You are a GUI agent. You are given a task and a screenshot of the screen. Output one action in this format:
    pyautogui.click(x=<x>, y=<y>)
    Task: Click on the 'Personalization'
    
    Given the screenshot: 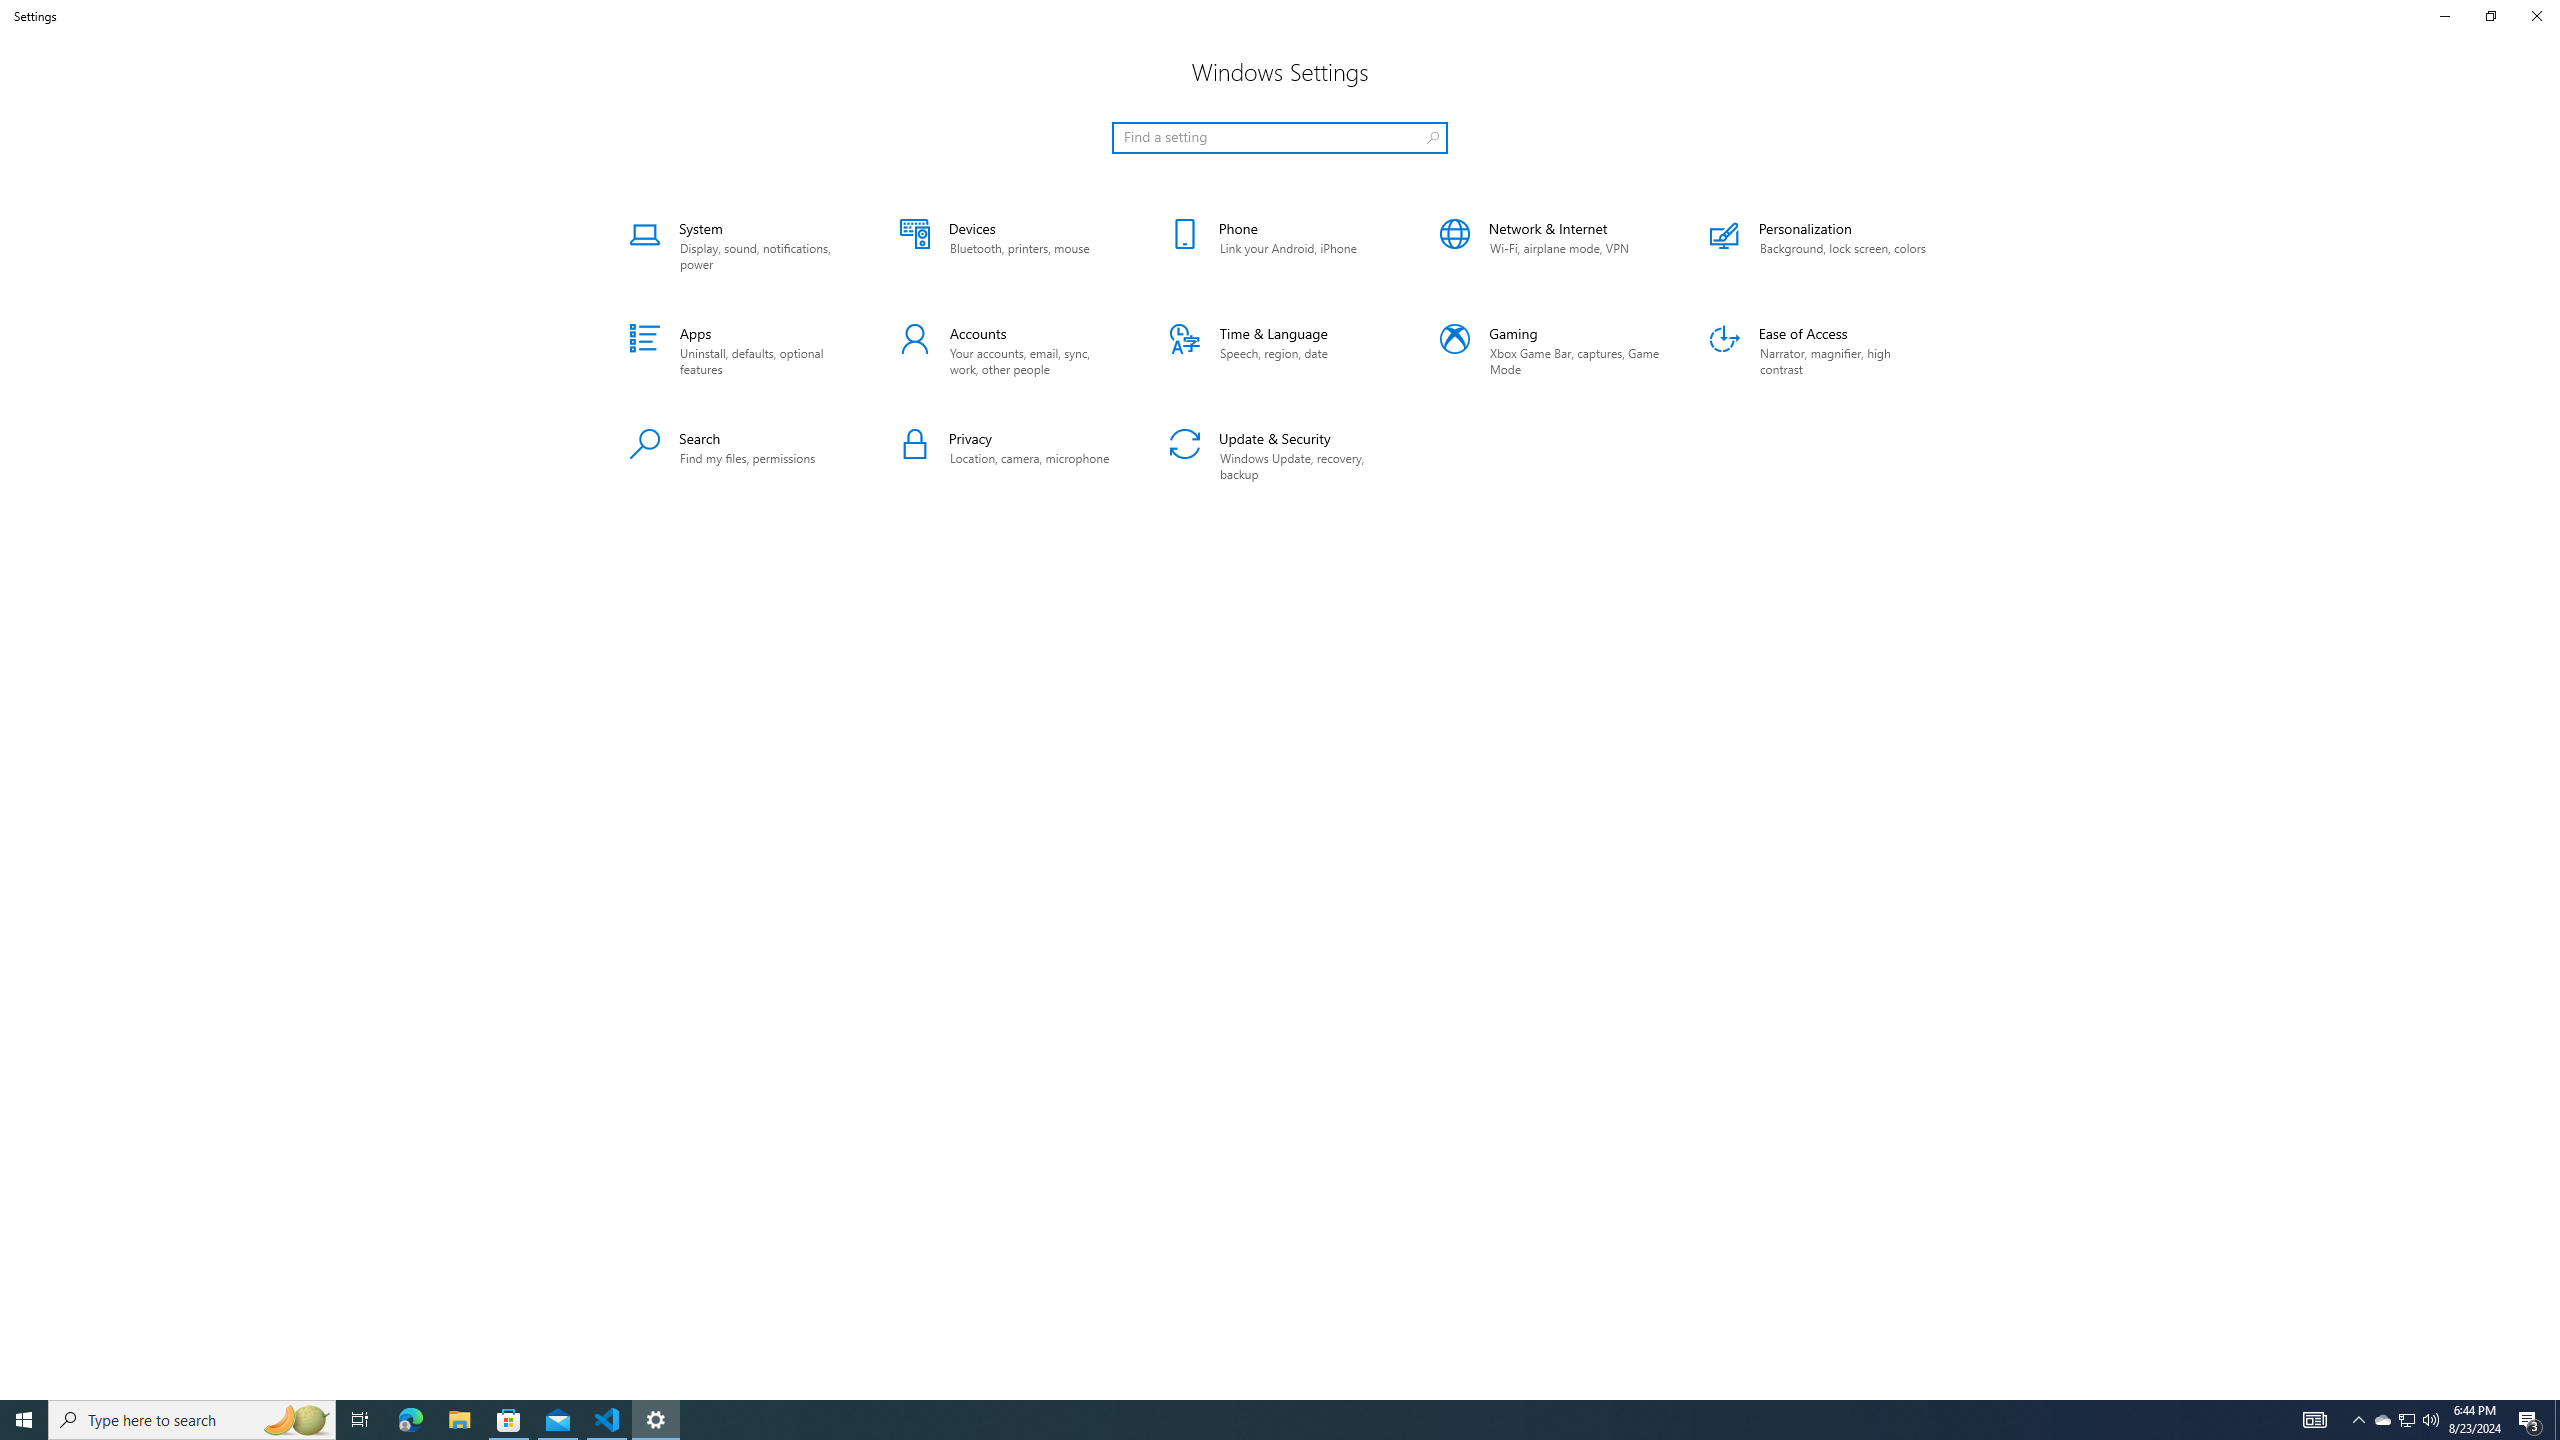 What is the action you would take?
    pyautogui.click(x=1819, y=245)
    